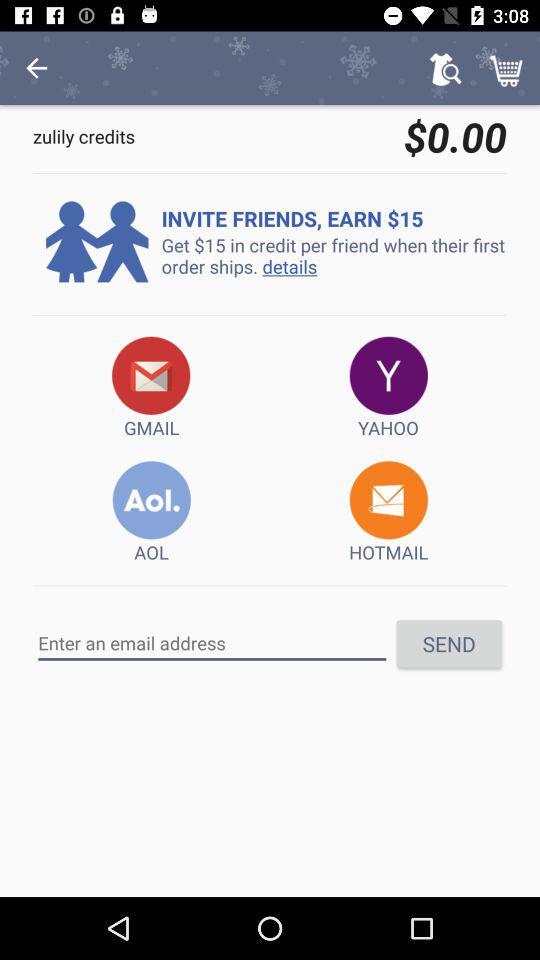 The height and width of the screenshot is (960, 540). I want to click on the item to the left of the hotmail, so click(150, 512).